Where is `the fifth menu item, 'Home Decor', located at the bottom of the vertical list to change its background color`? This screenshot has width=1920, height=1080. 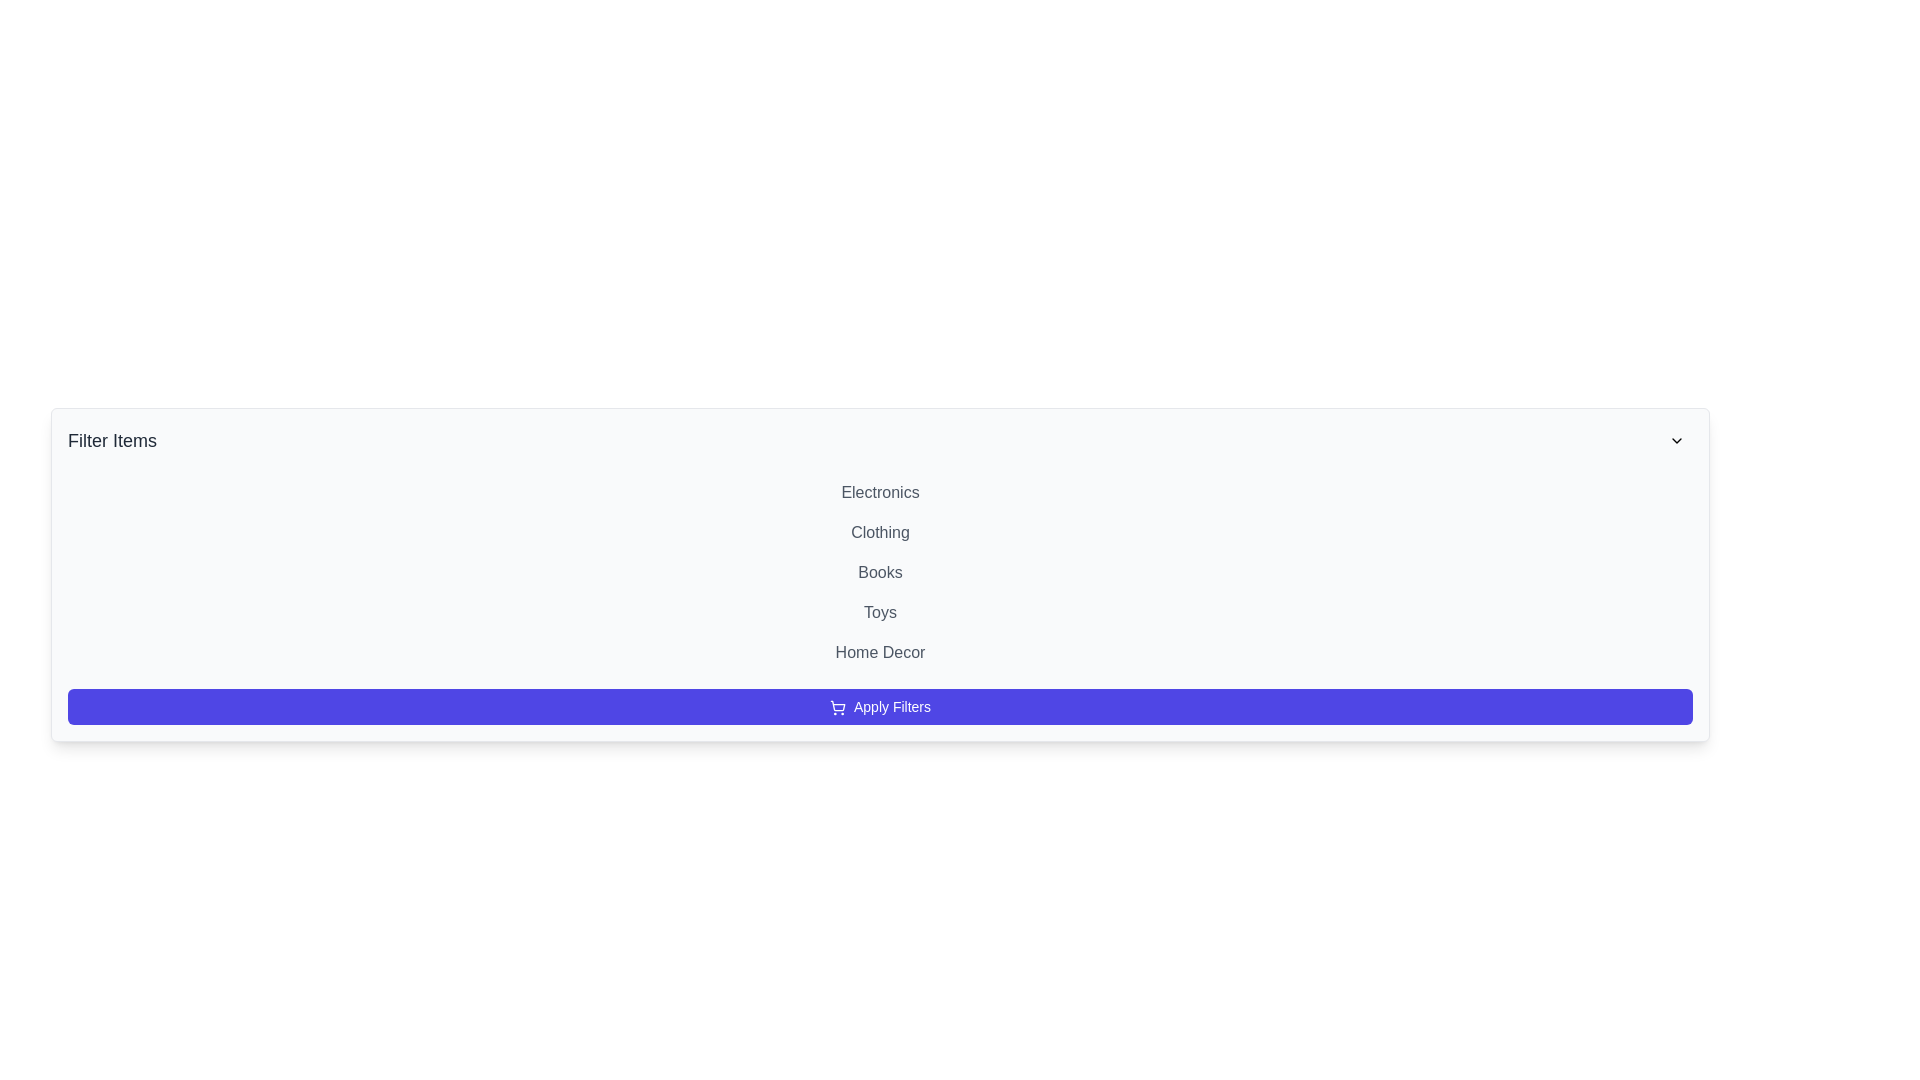
the fifth menu item, 'Home Decor', located at the bottom of the vertical list to change its background color is located at coordinates (880, 652).